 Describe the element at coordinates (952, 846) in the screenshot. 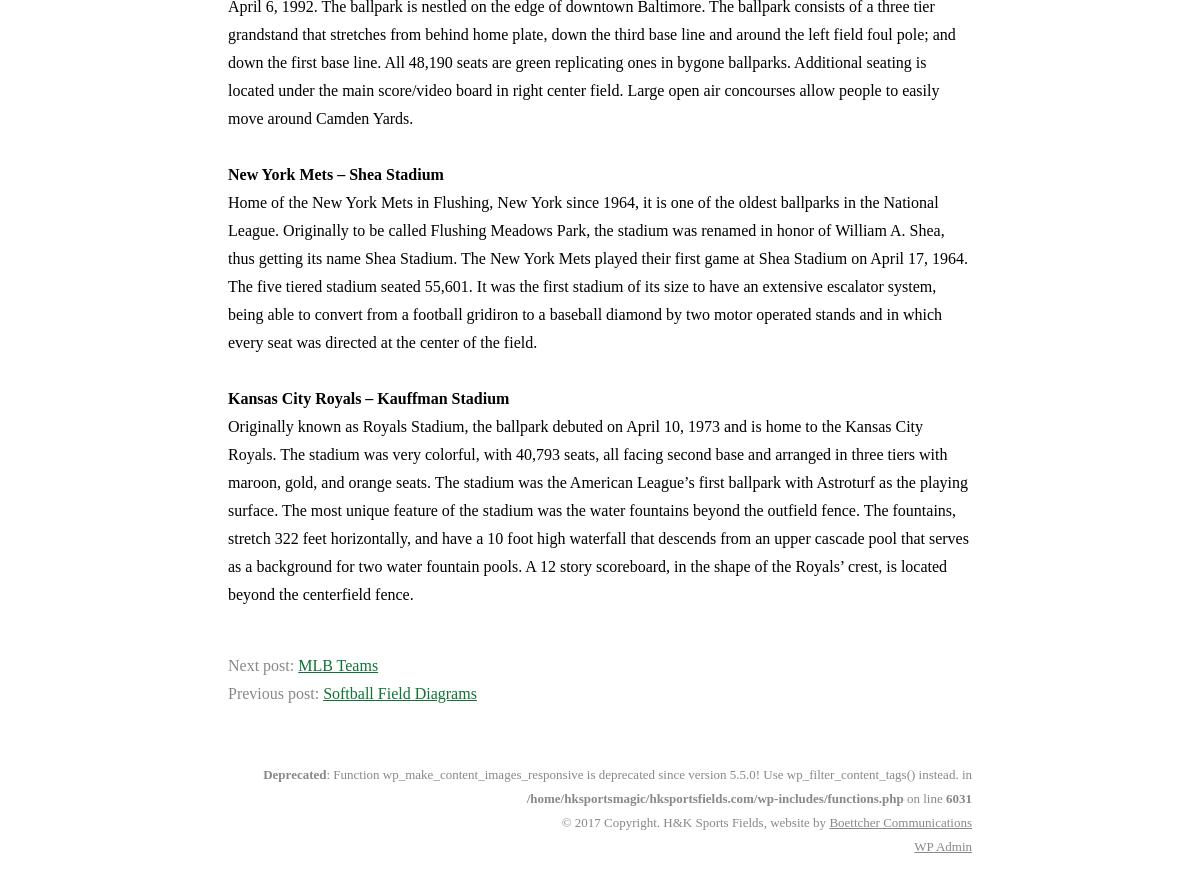

I see `'Admin'` at that location.